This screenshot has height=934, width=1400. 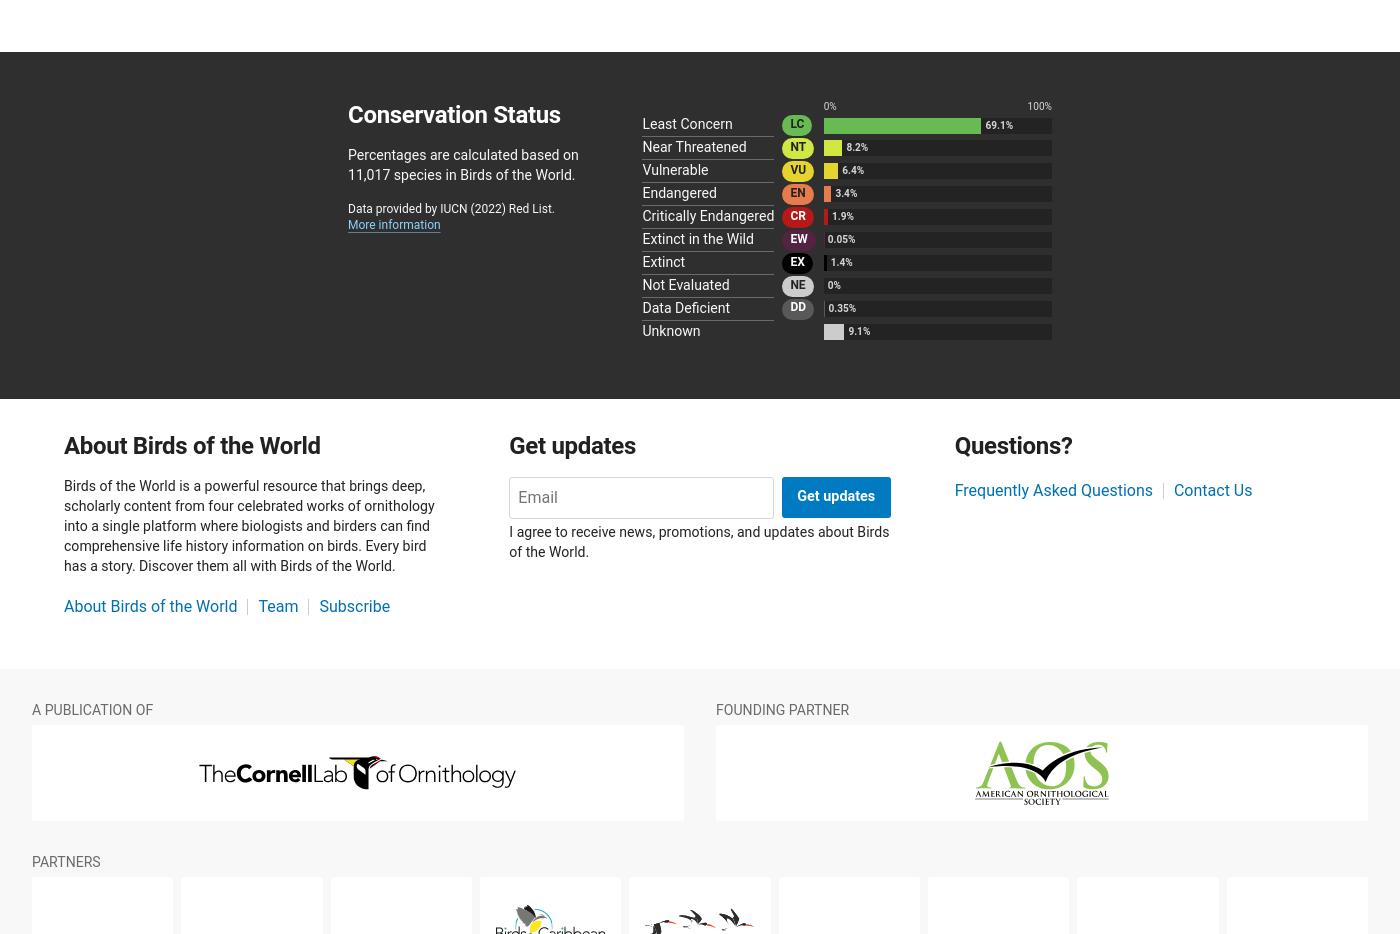 I want to click on 'Least Concern', so click(x=686, y=123).